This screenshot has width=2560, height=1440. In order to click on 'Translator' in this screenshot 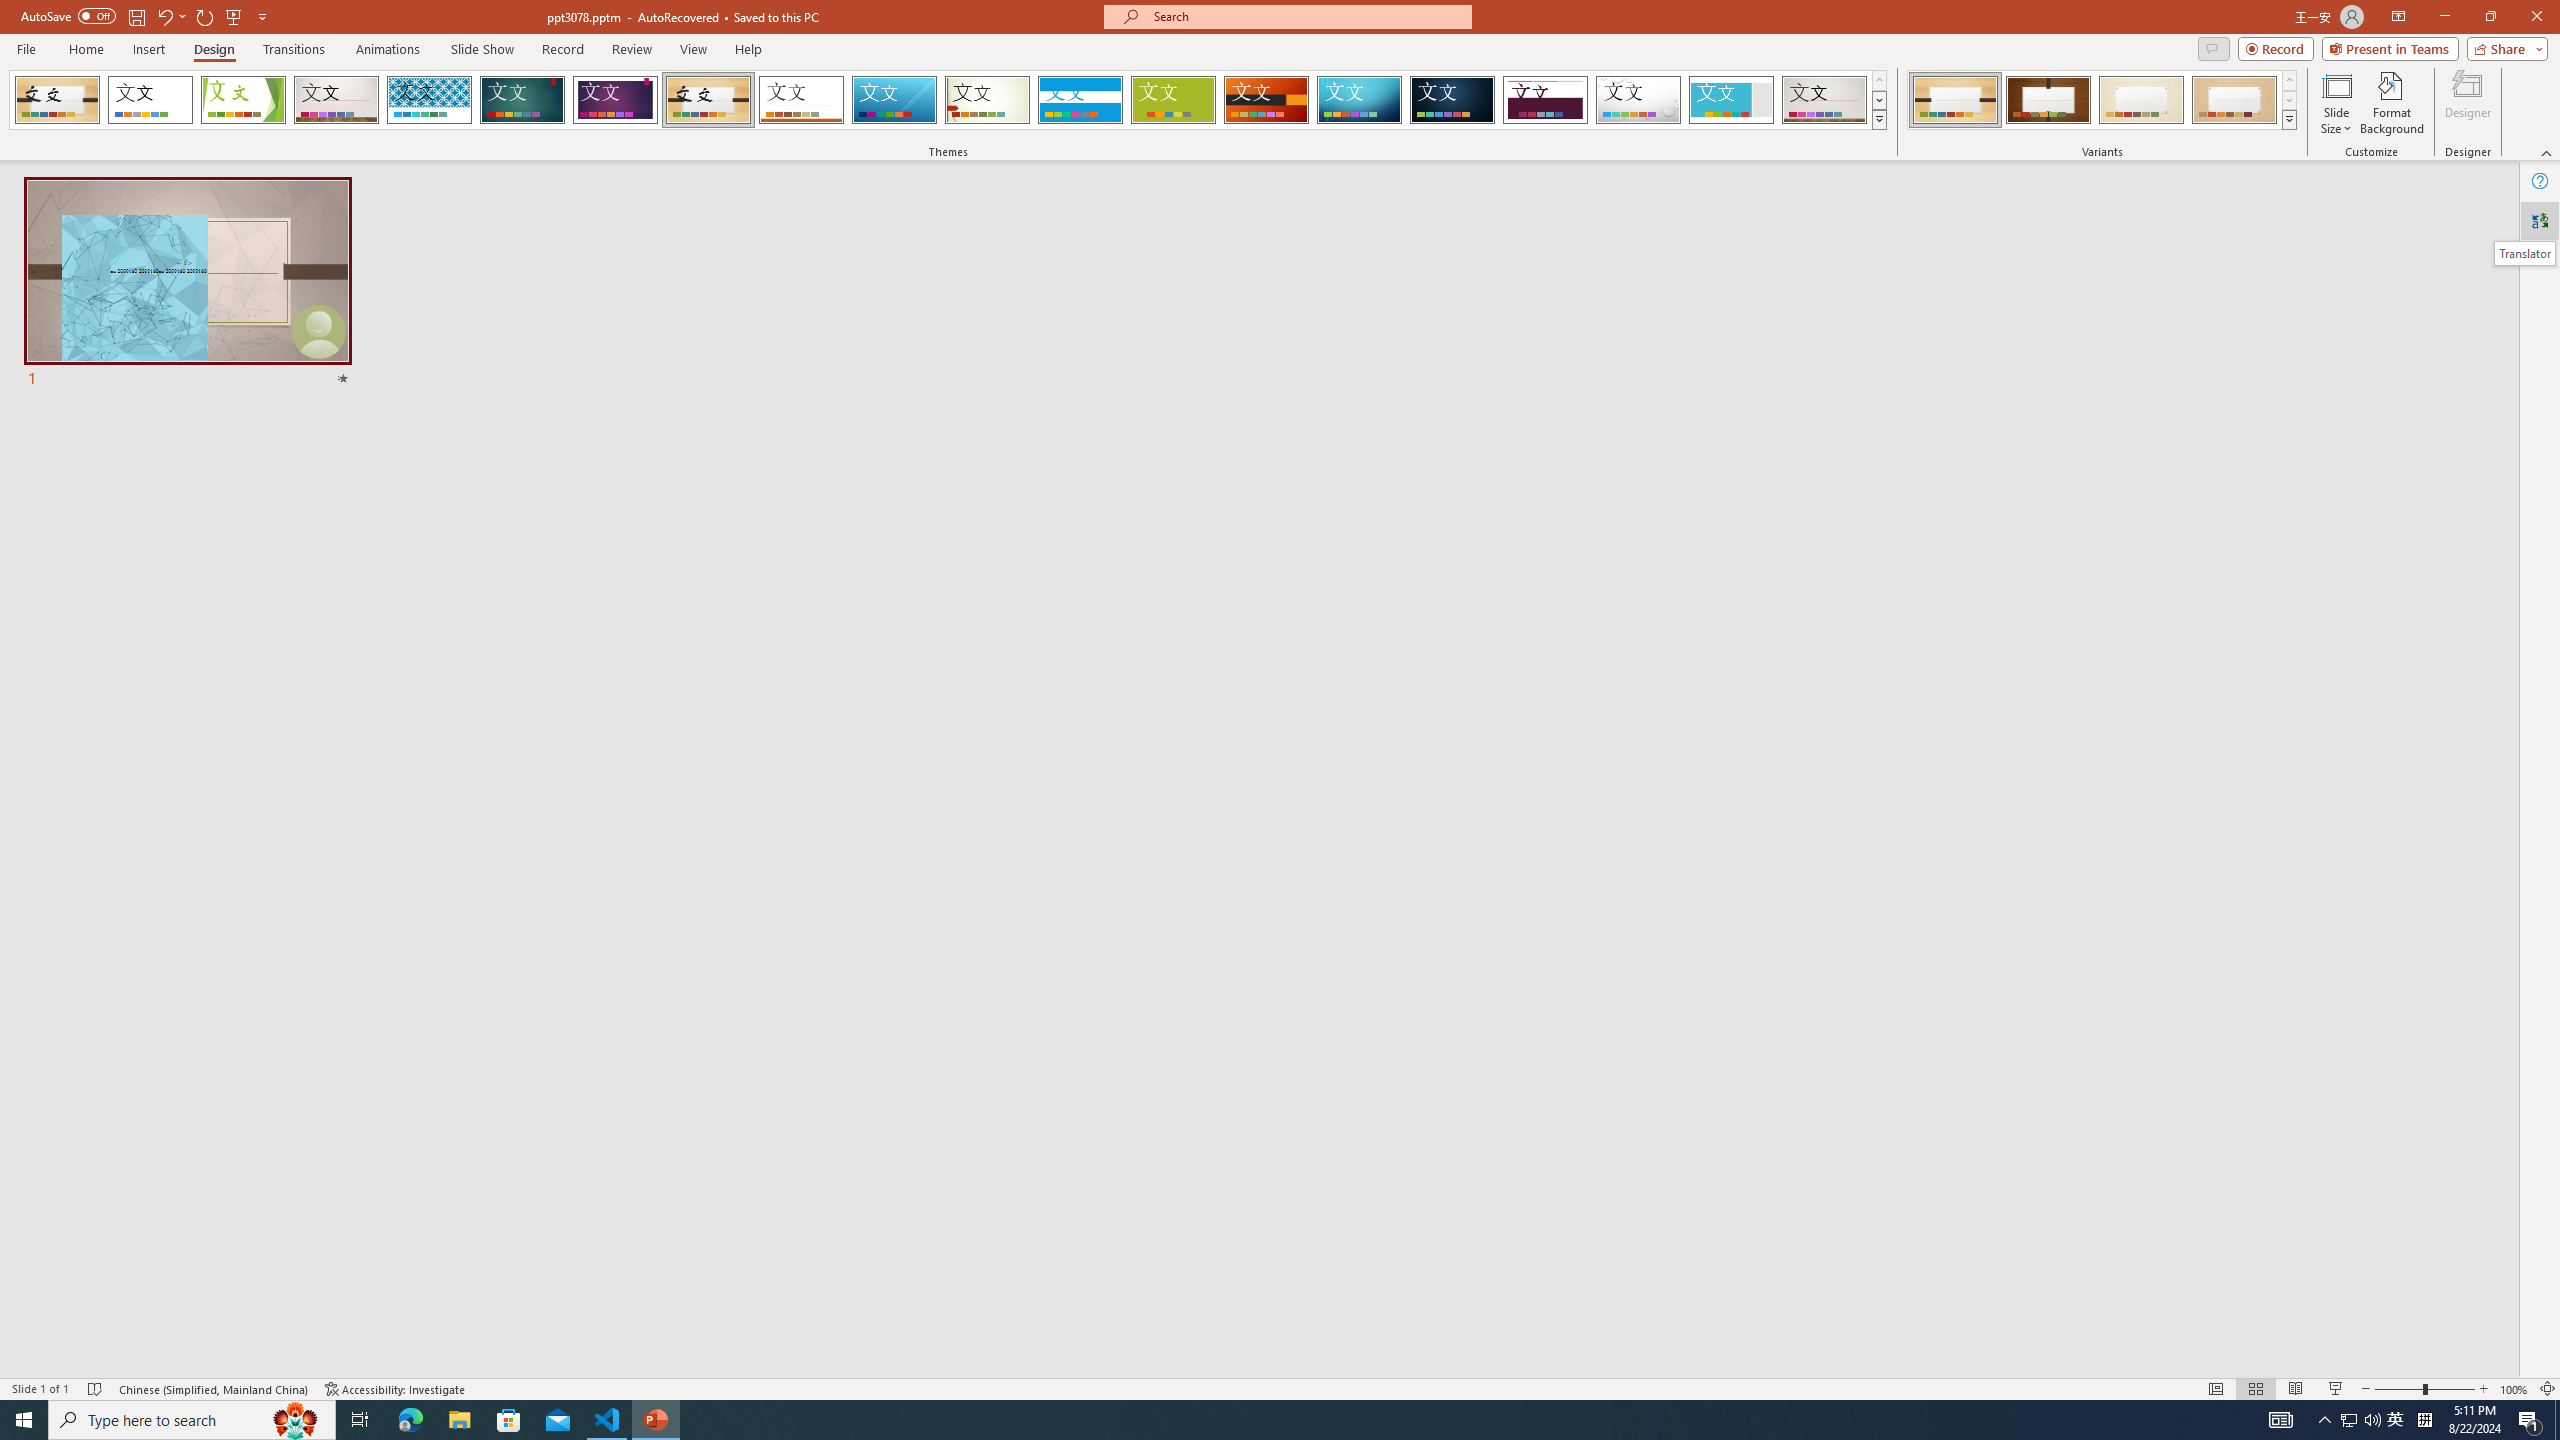, I will do `click(2539, 221)`.